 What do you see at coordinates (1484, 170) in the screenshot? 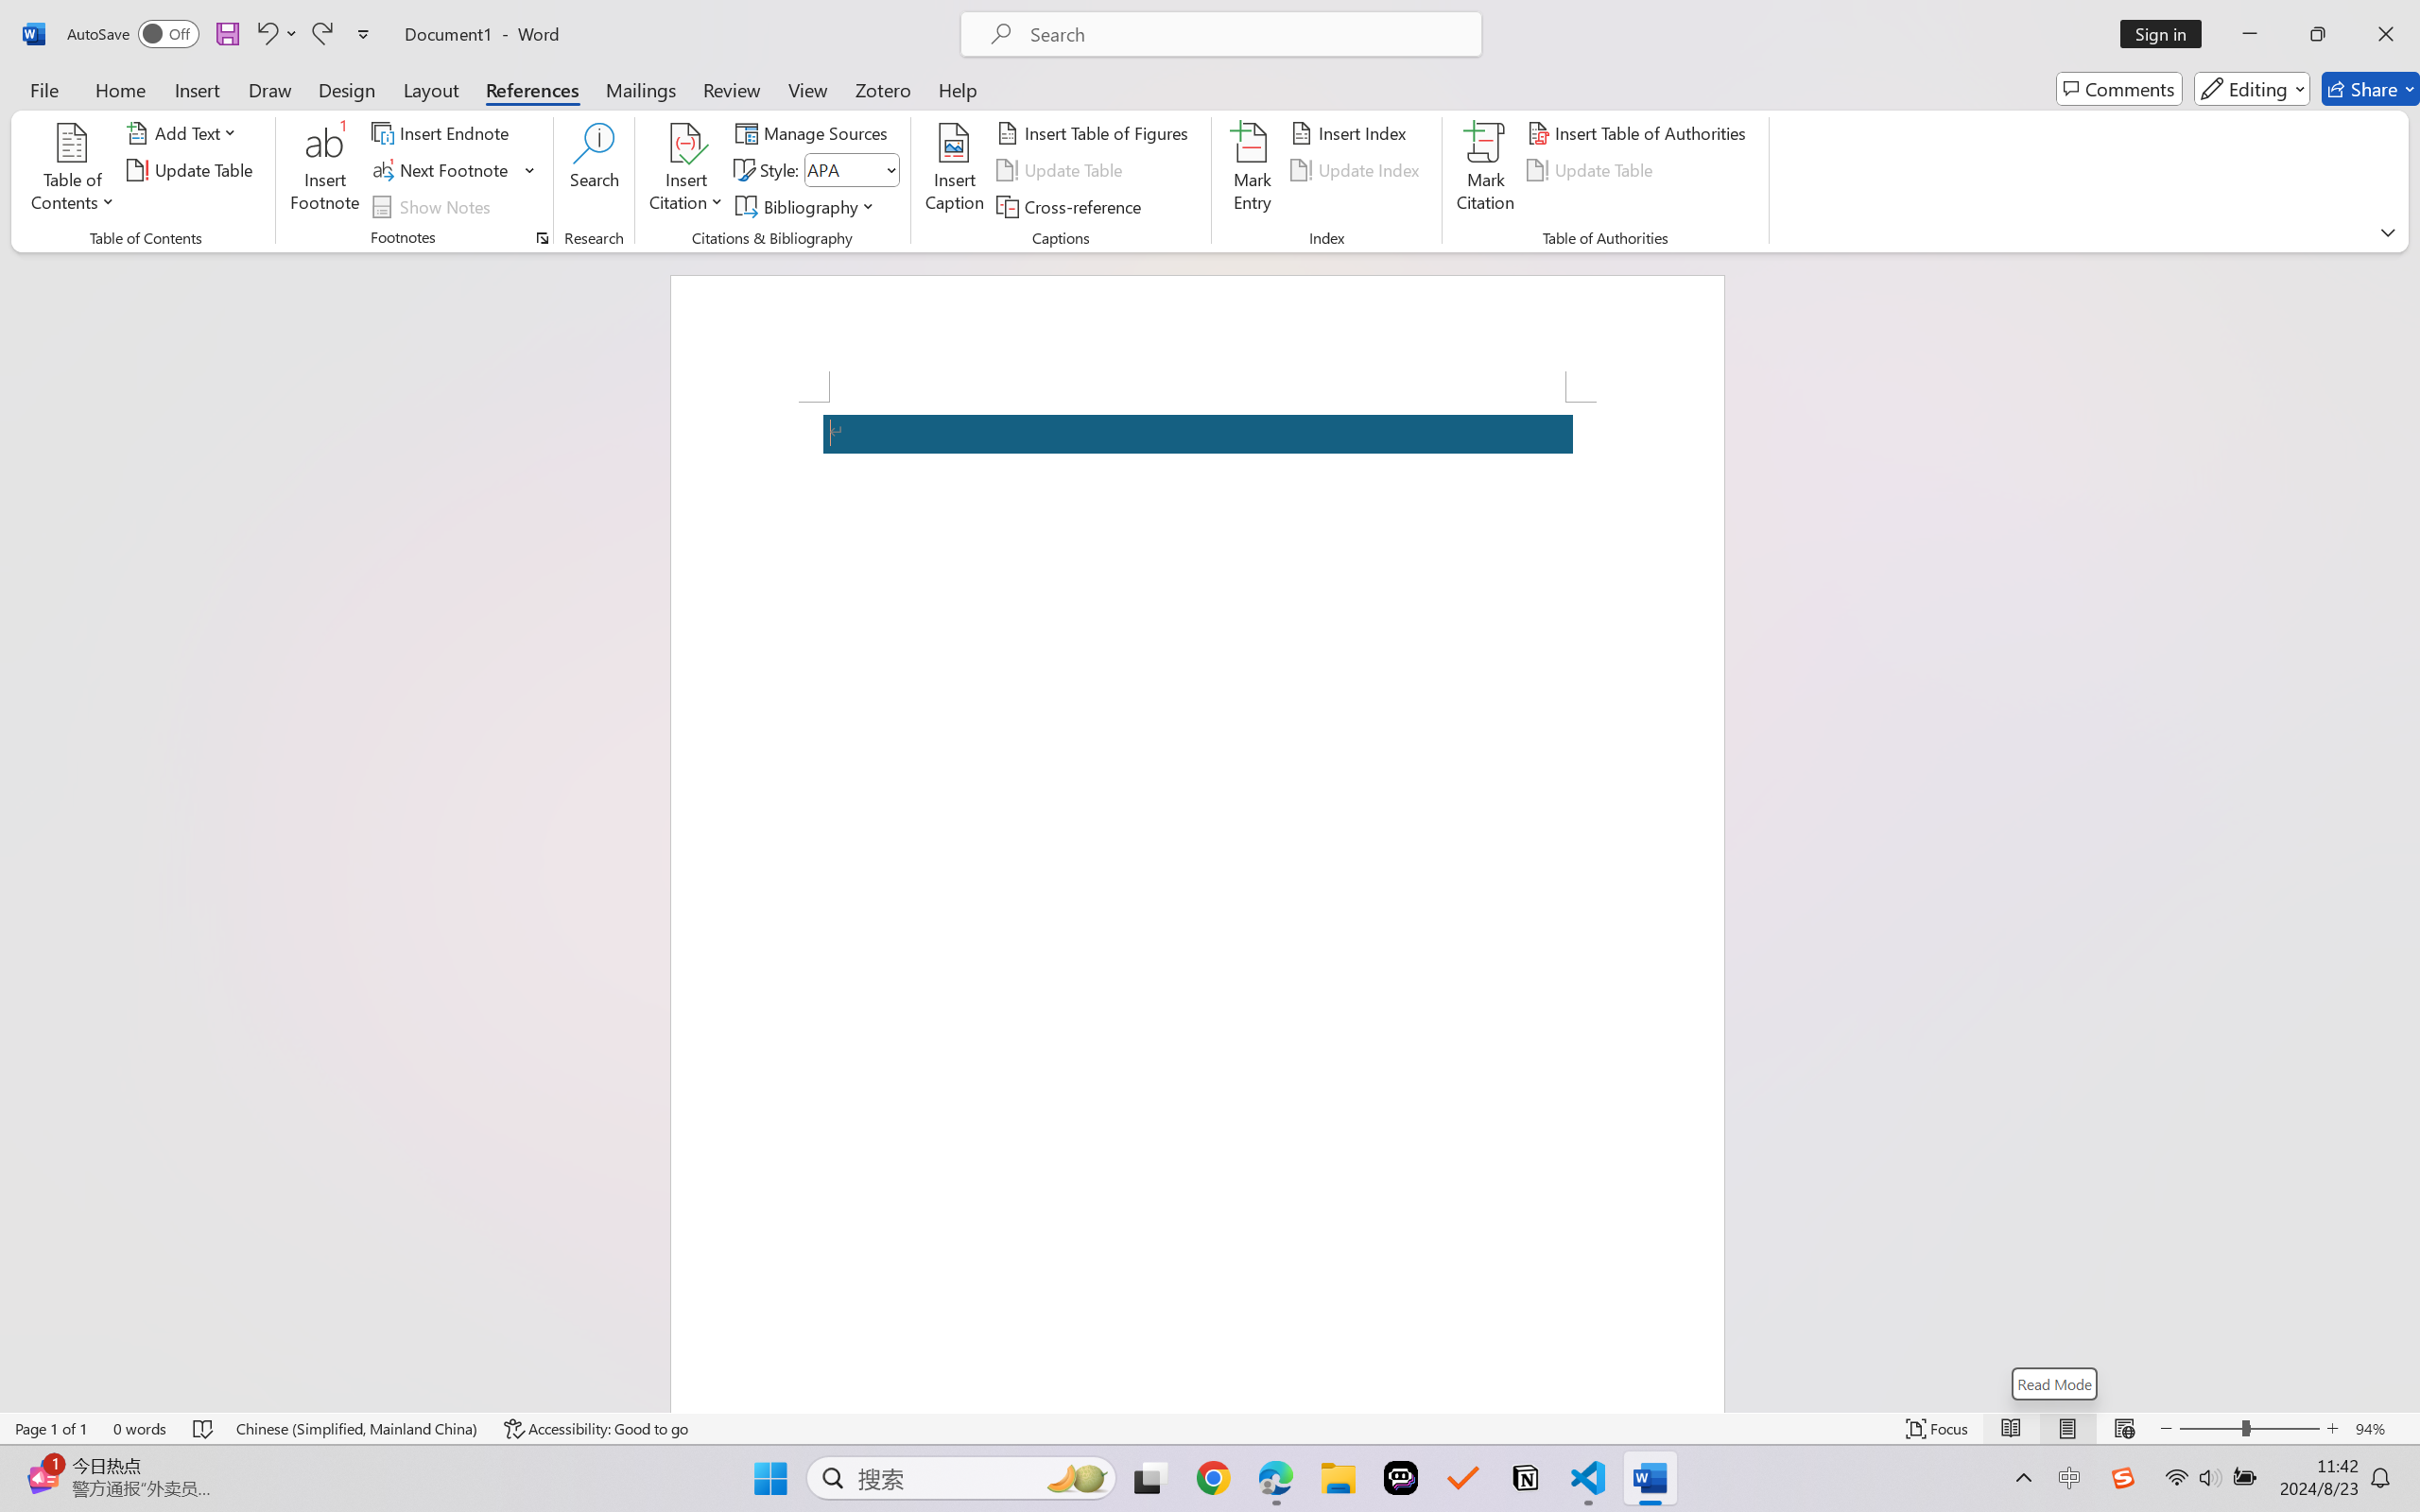
I see `'Mark Citation...'` at bounding box center [1484, 170].